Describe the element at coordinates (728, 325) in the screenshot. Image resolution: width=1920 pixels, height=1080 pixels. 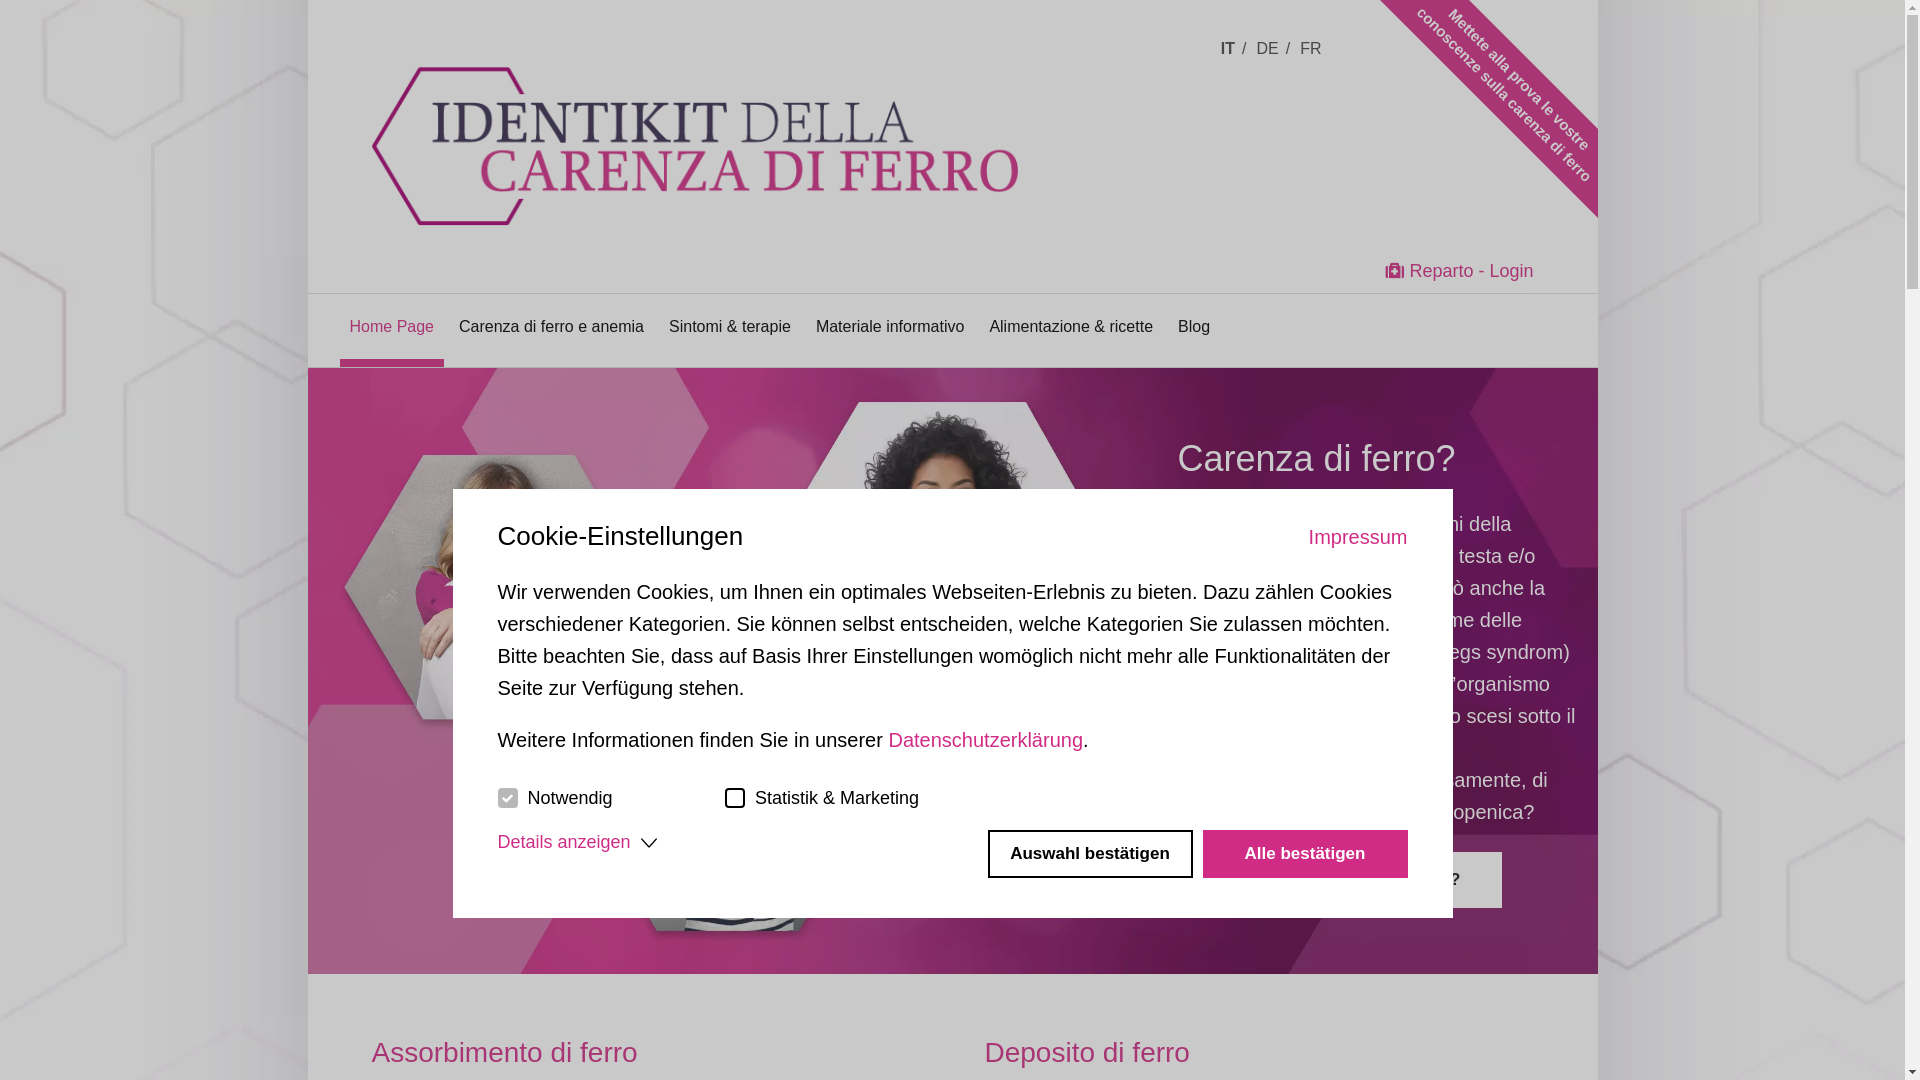
I see `'Sintomi & terapie'` at that location.